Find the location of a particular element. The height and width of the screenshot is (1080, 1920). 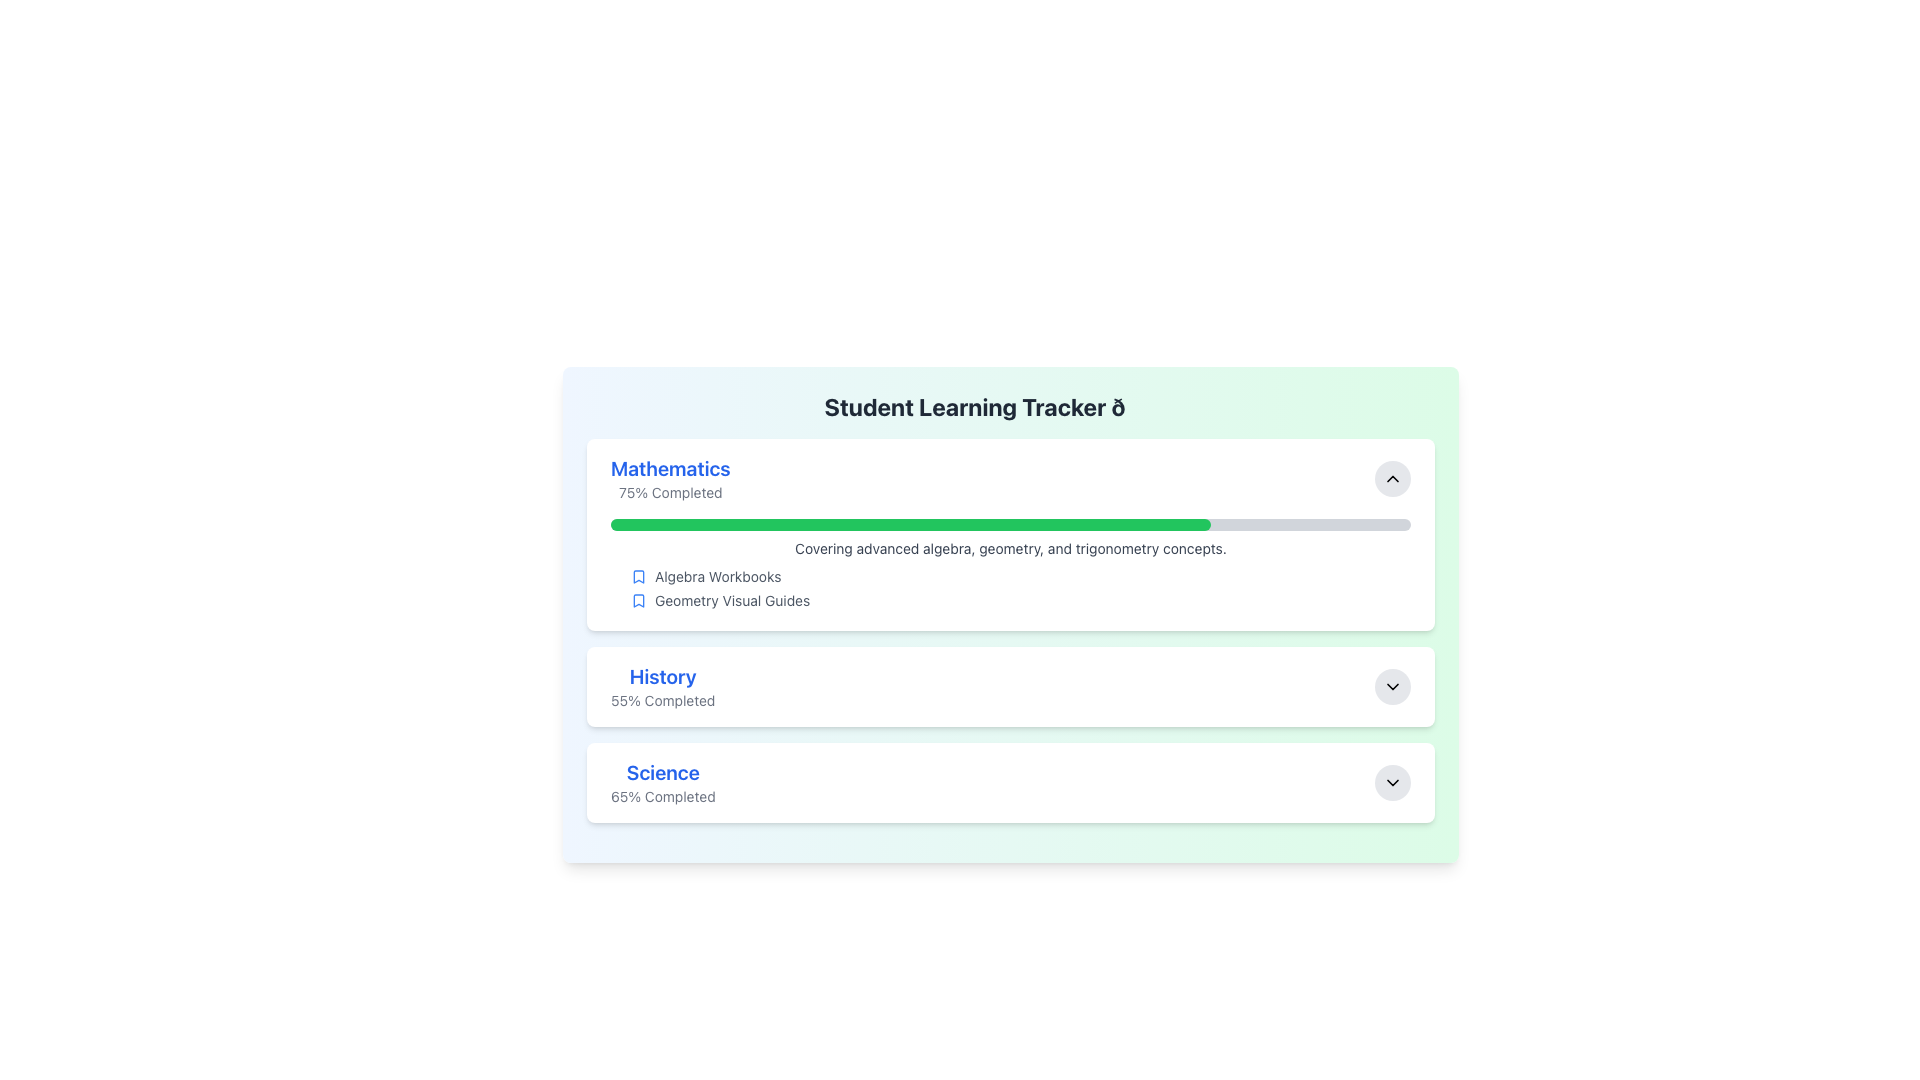

the button located at the top-right of the 'Mathematics' progress section is located at coordinates (1391, 478).